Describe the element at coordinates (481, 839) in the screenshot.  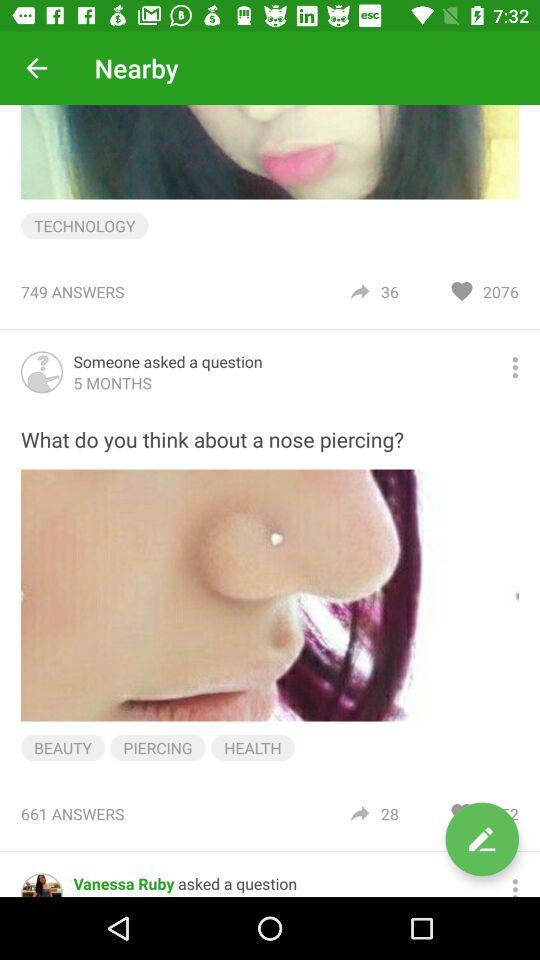
I see `the edit icon` at that location.